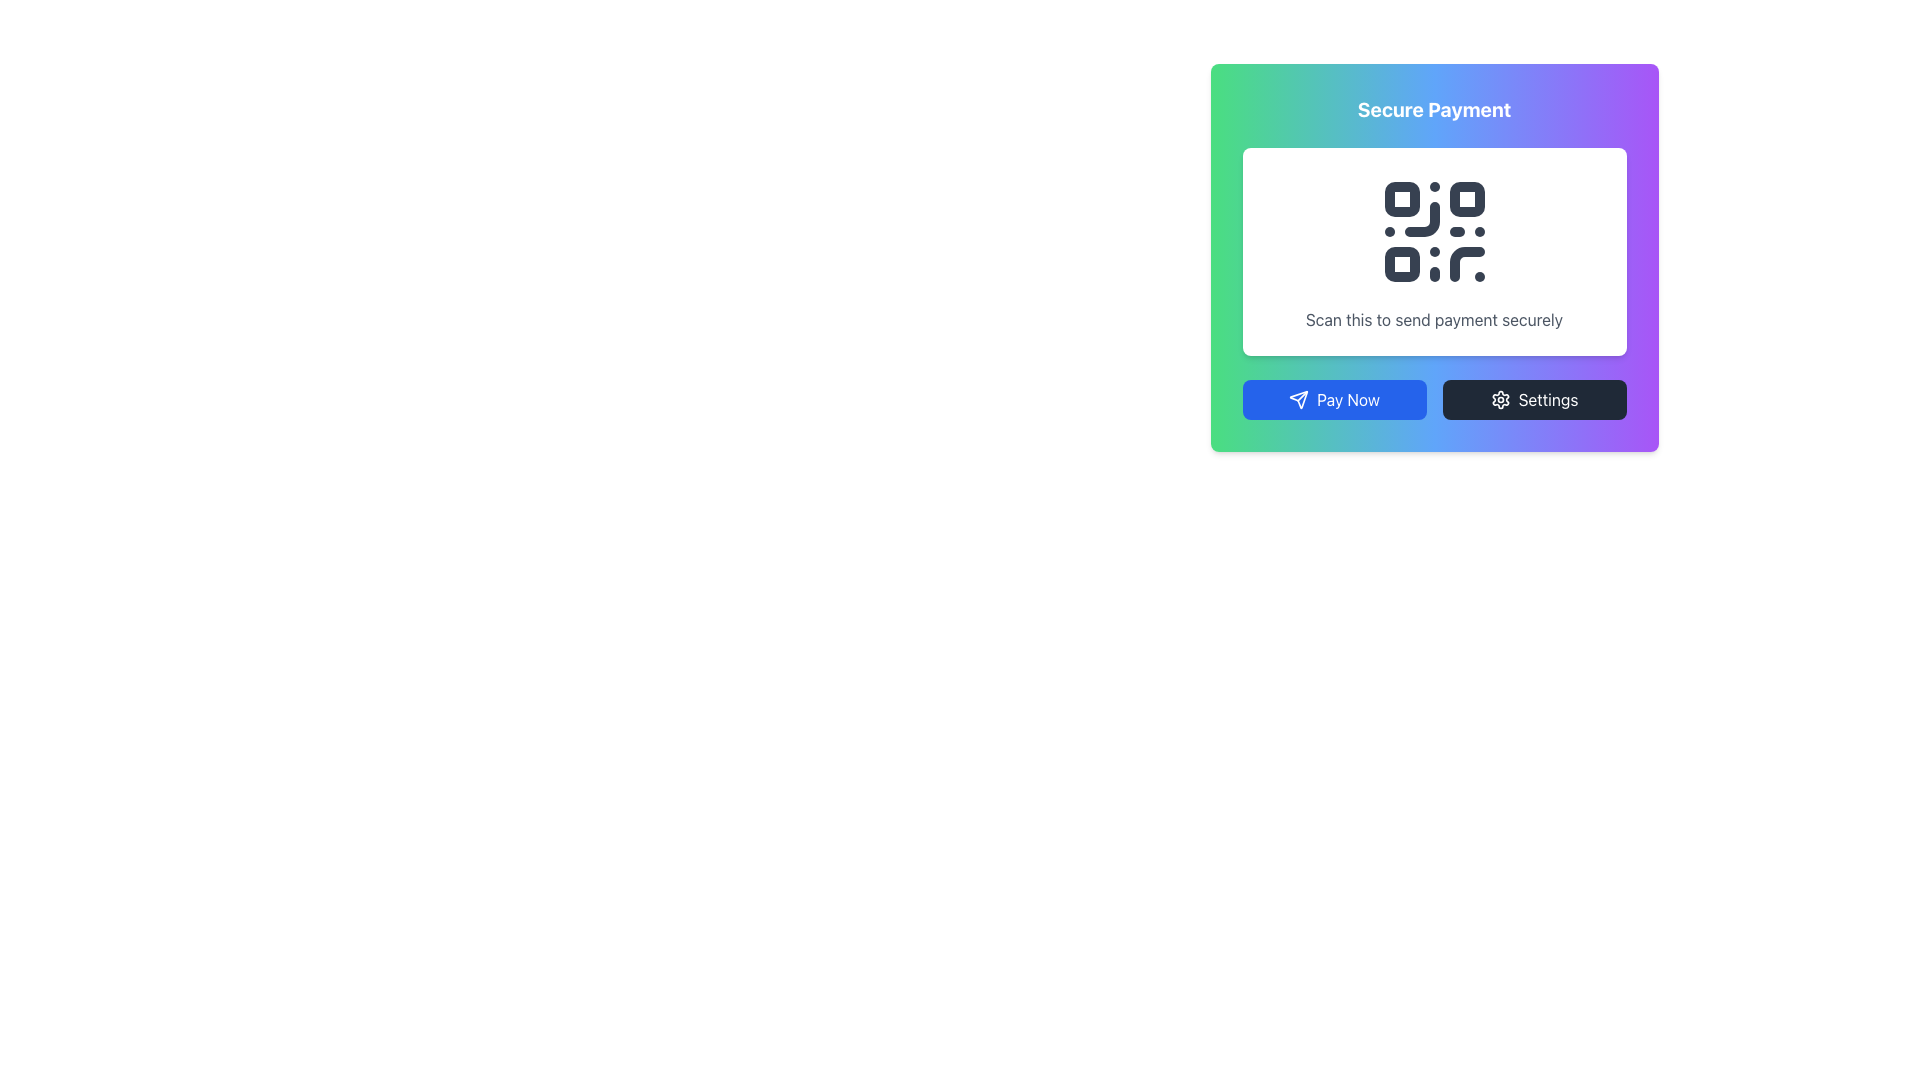 This screenshot has width=1920, height=1080. Describe the element at coordinates (1500, 400) in the screenshot. I see `the 'Settings' icon located near the bottom-right corner of the interface` at that location.